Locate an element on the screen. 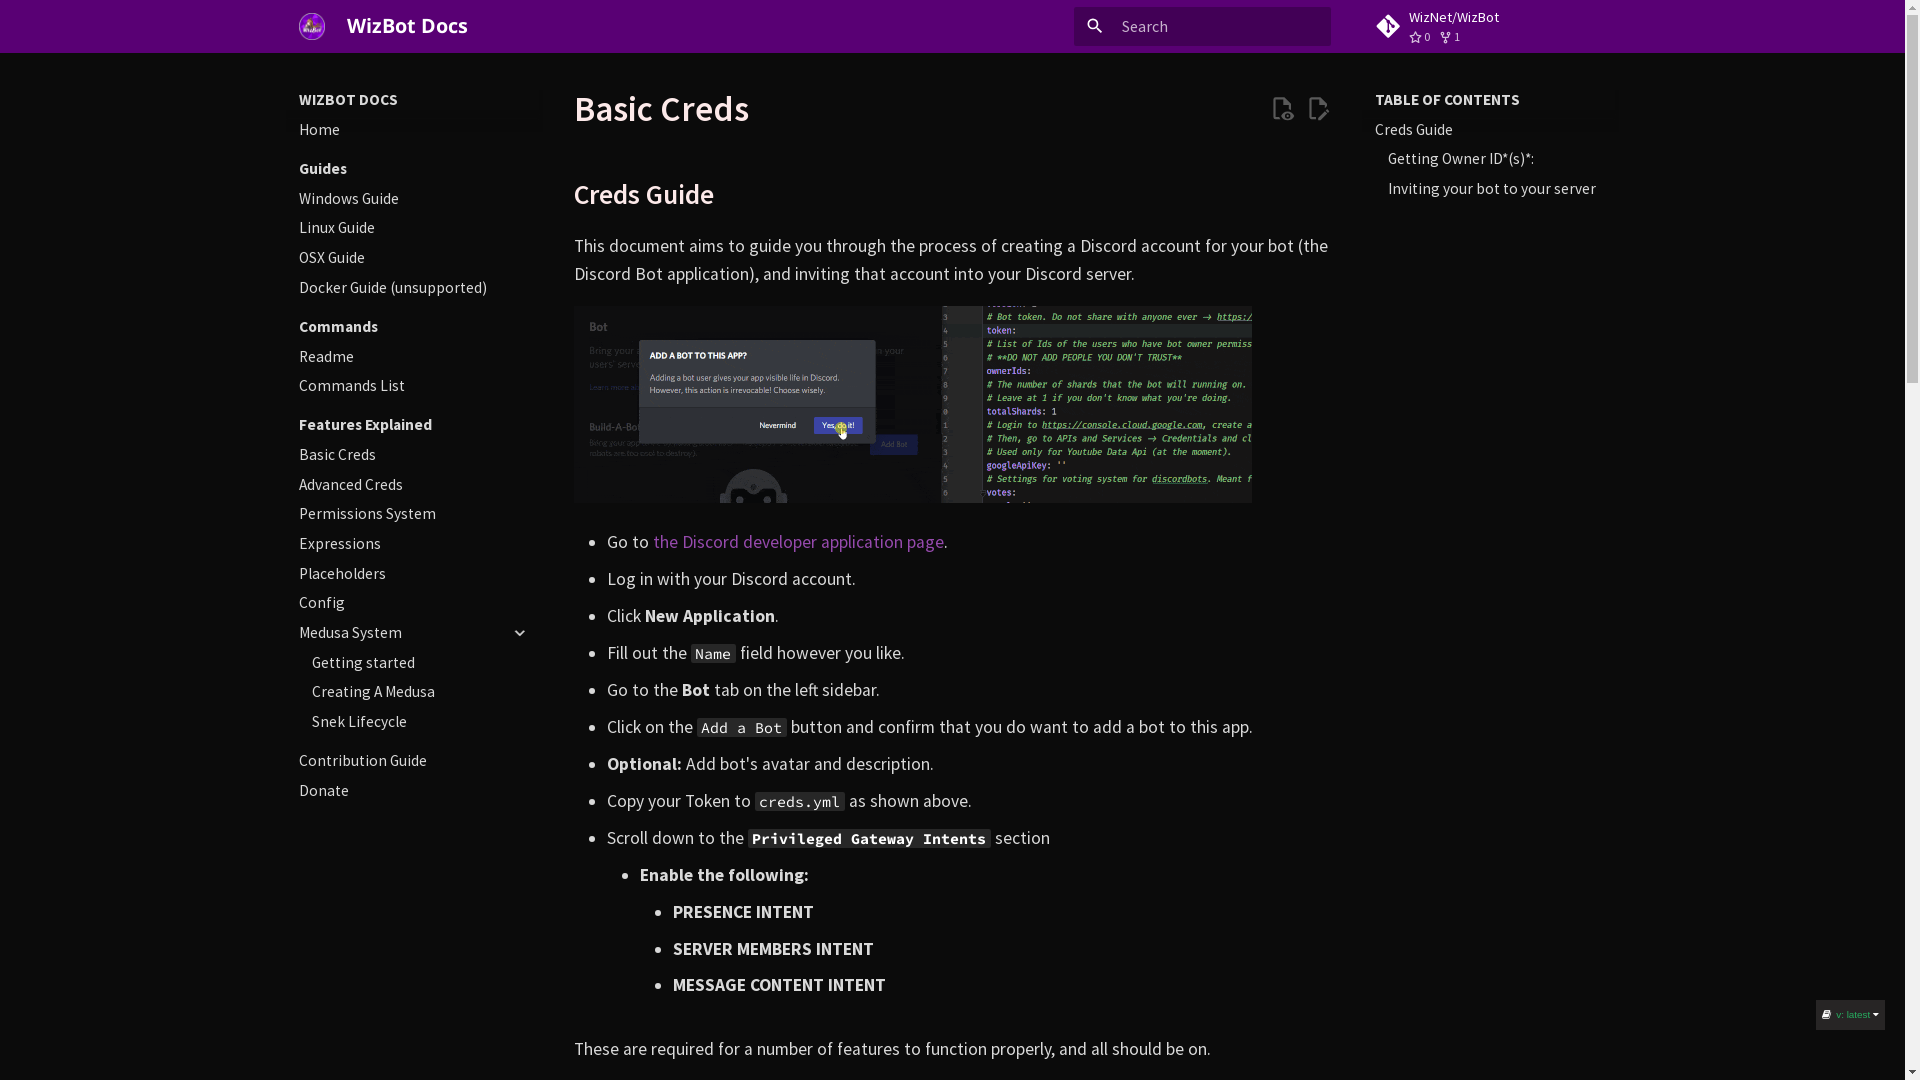  'Inviting your bot to your server' is located at coordinates (1497, 189).